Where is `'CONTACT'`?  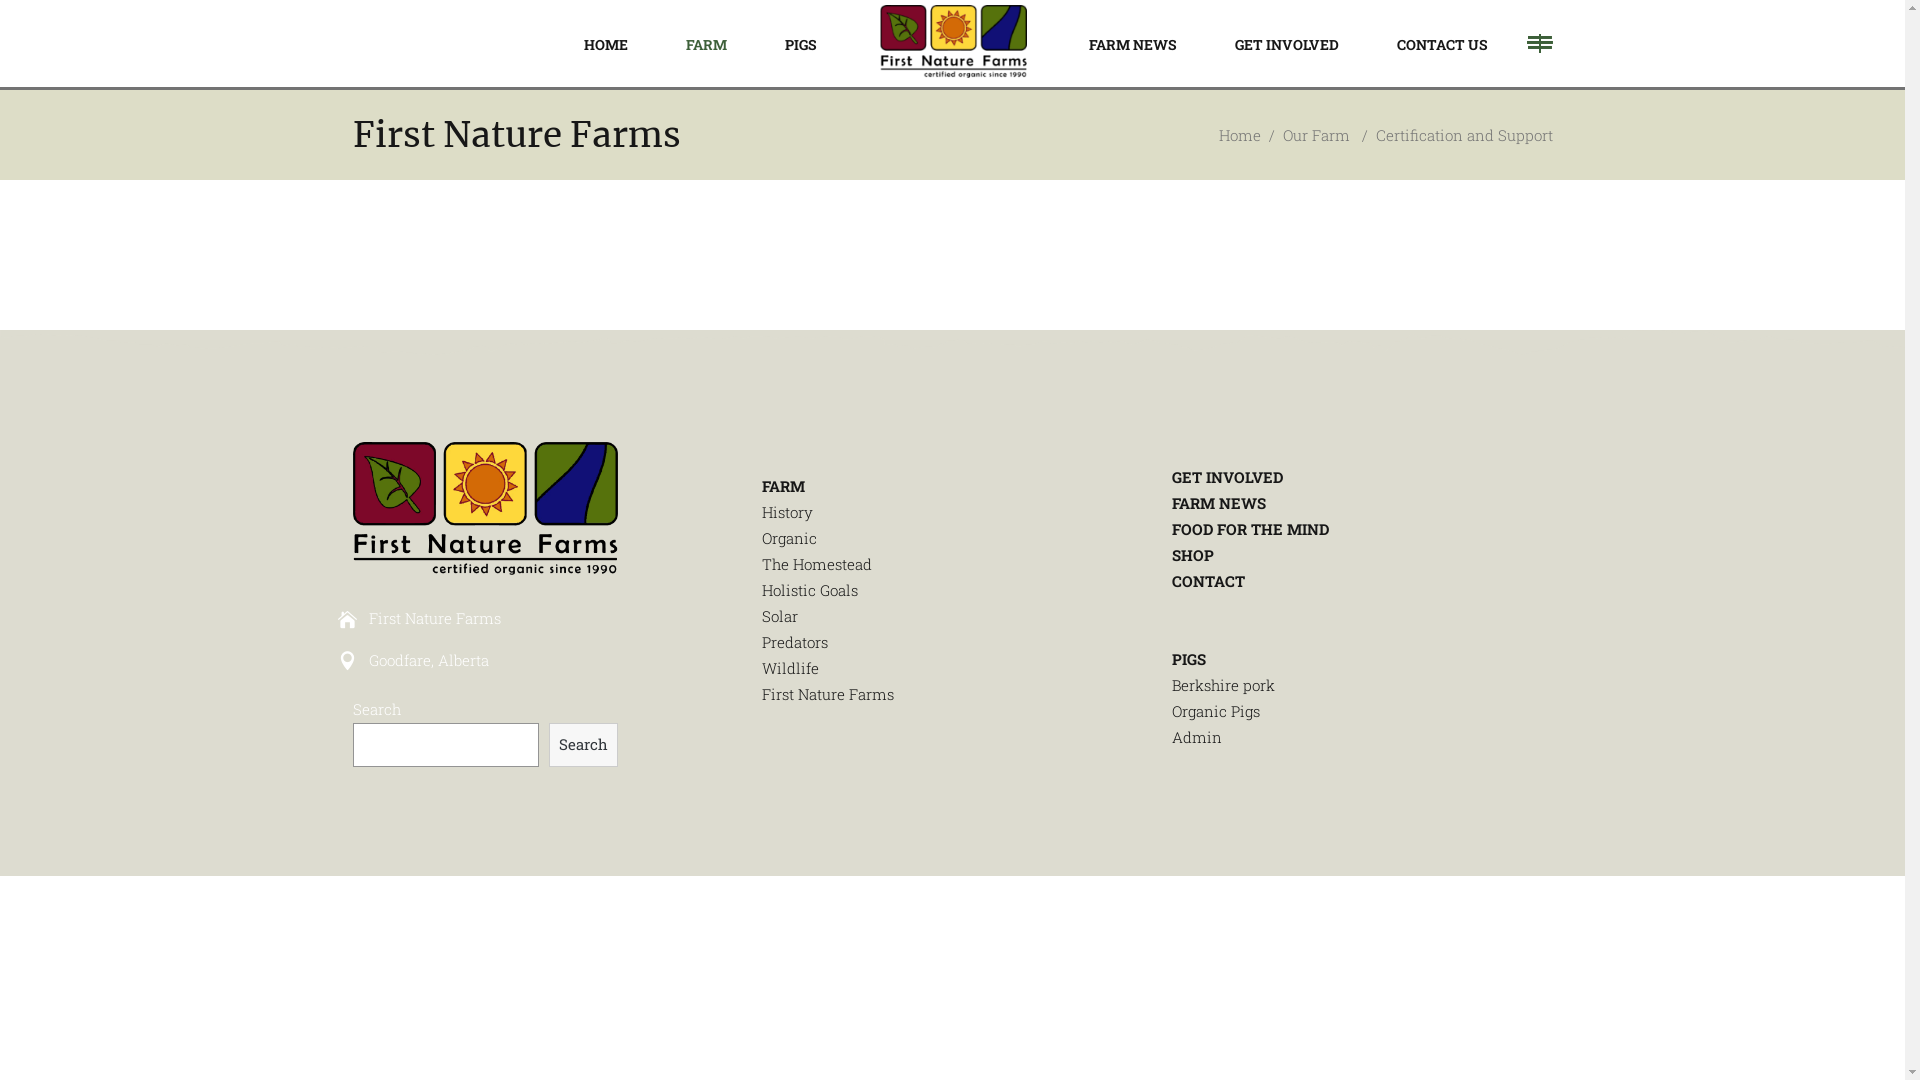
'CONTACT' is located at coordinates (1207, 581).